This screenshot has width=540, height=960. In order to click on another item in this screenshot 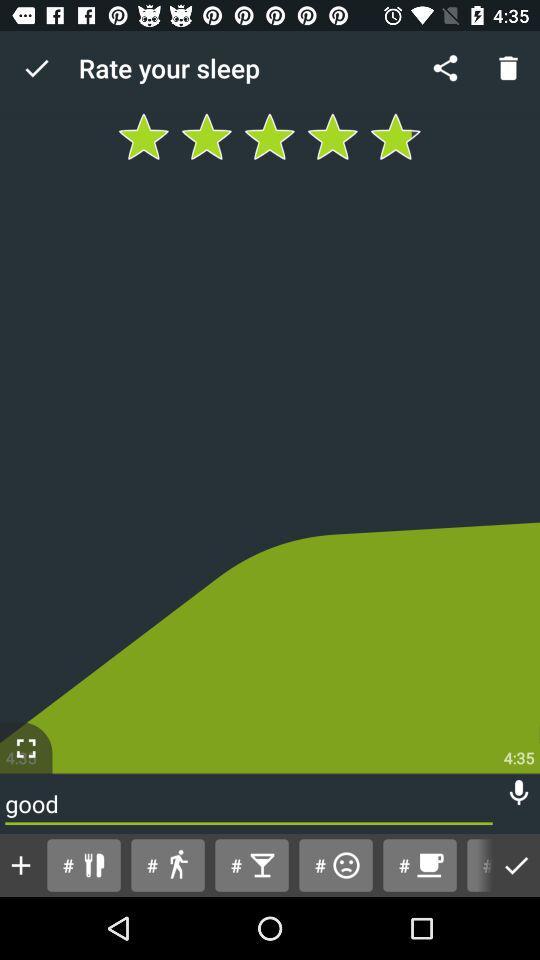, I will do `click(20, 864)`.